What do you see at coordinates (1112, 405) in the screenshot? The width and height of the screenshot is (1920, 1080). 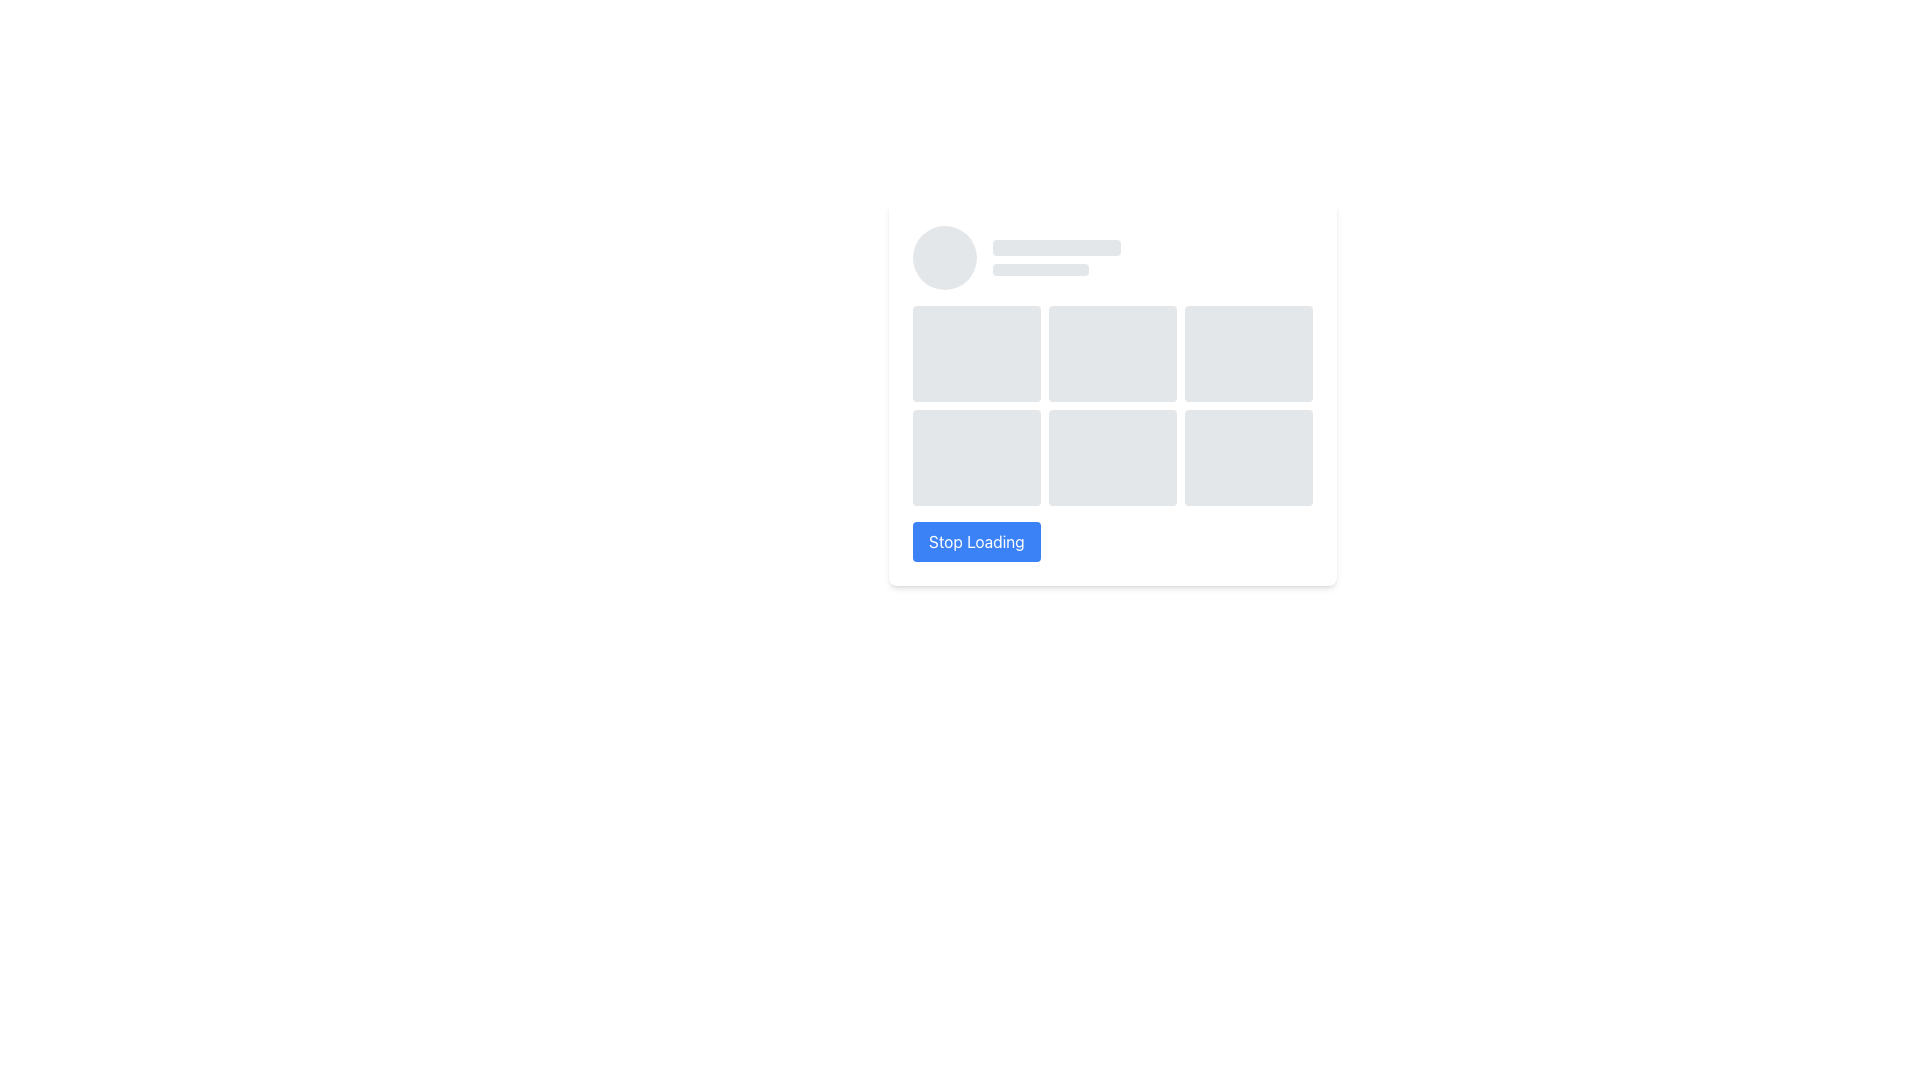 I see `the grid layout element that serves as a placeholder for loading content, located centrally in a card-like structure beneath user profile elements and above the 'Stop Loading' button` at bounding box center [1112, 405].